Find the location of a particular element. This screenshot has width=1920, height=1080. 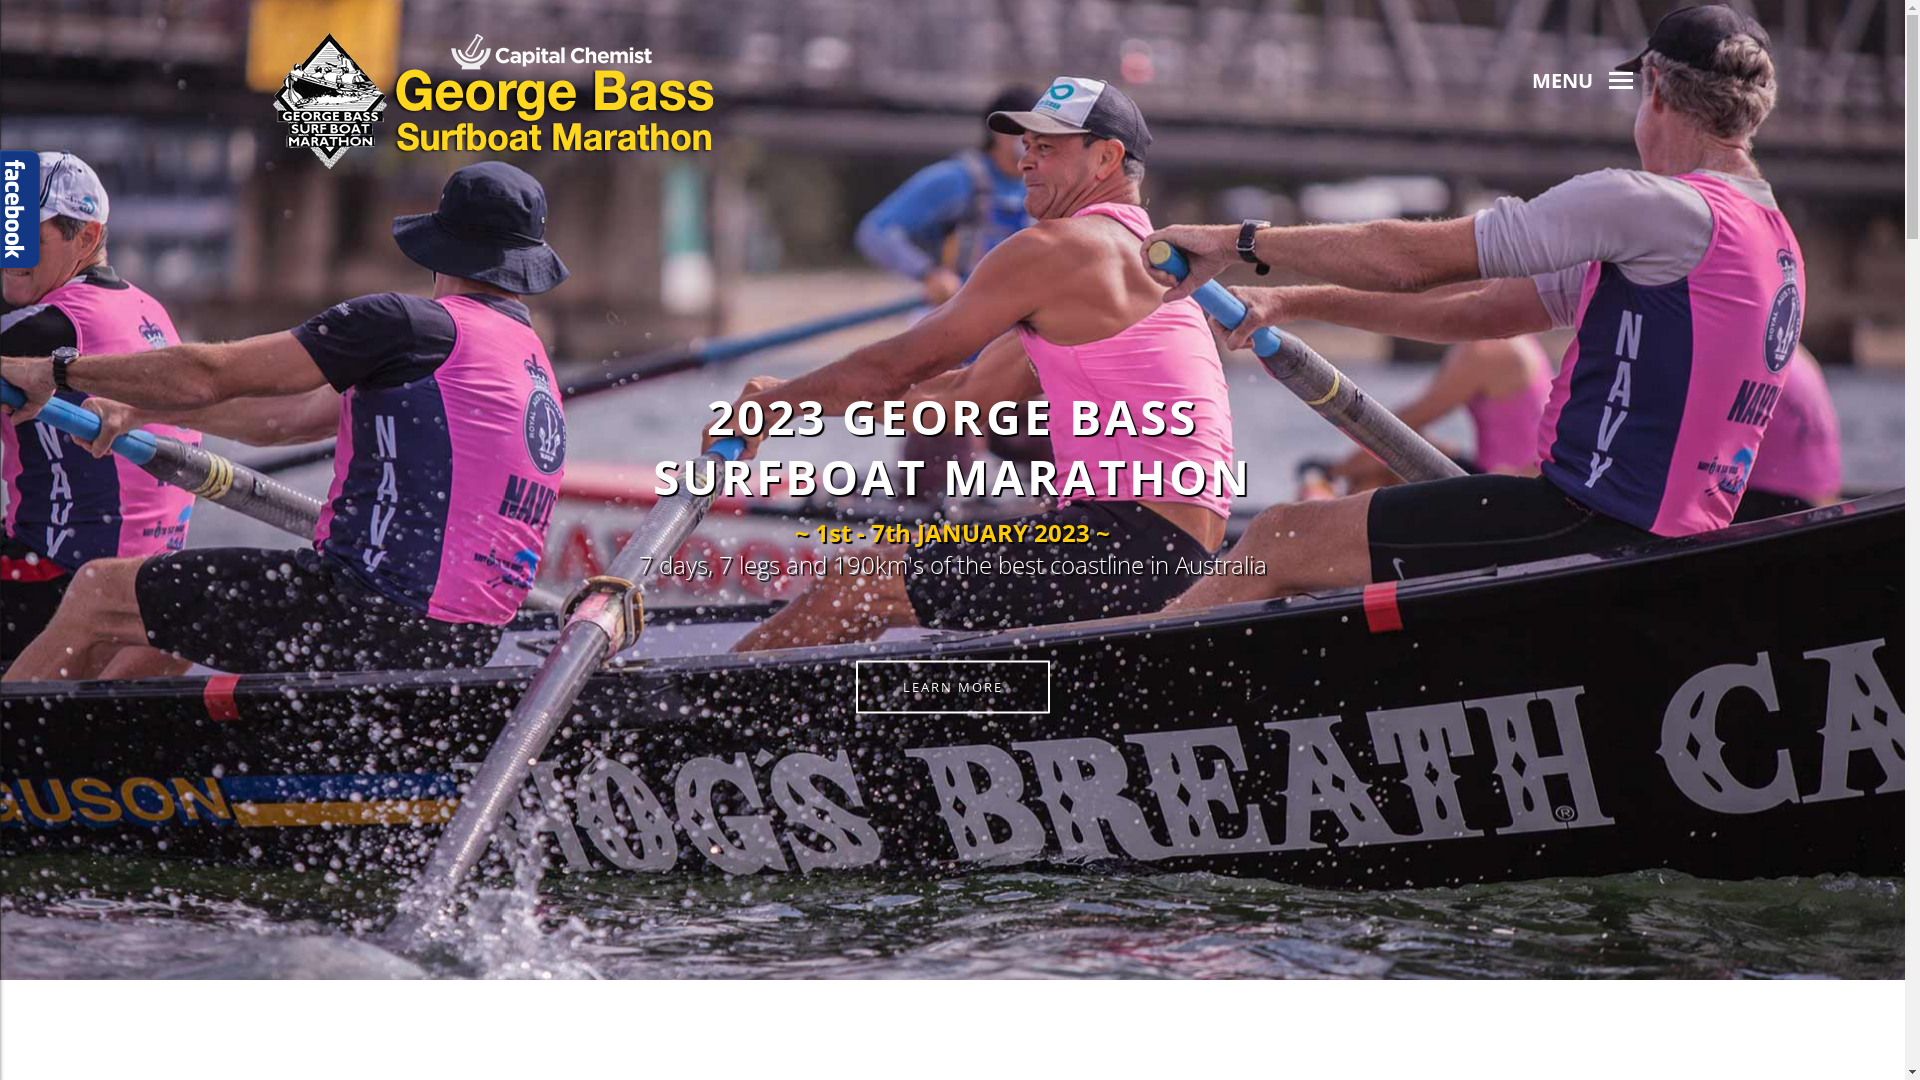

'LEARN MORE' is located at coordinates (952, 685).